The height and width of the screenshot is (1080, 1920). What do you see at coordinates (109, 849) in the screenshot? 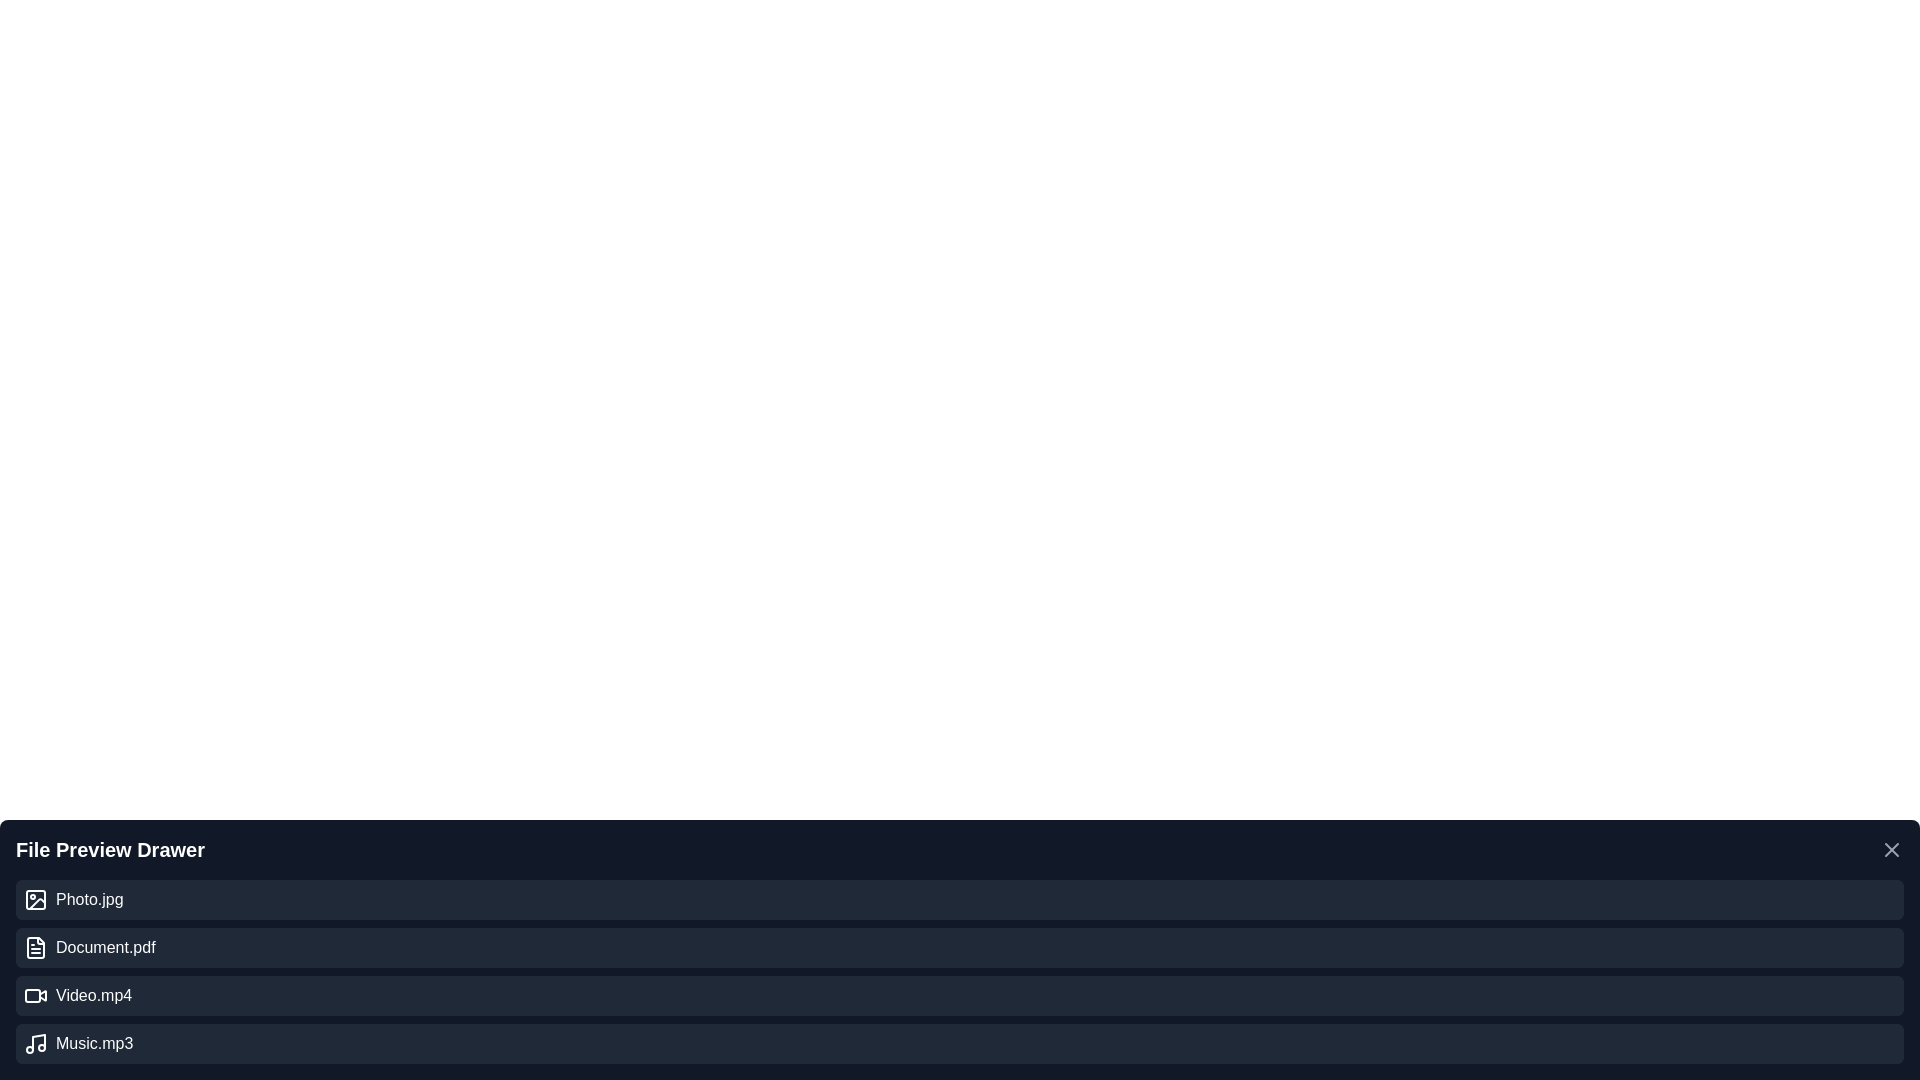
I see `header text 'File Preview Drawer' located at the top left corner of the panel to understand the purpose of the panel` at bounding box center [109, 849].